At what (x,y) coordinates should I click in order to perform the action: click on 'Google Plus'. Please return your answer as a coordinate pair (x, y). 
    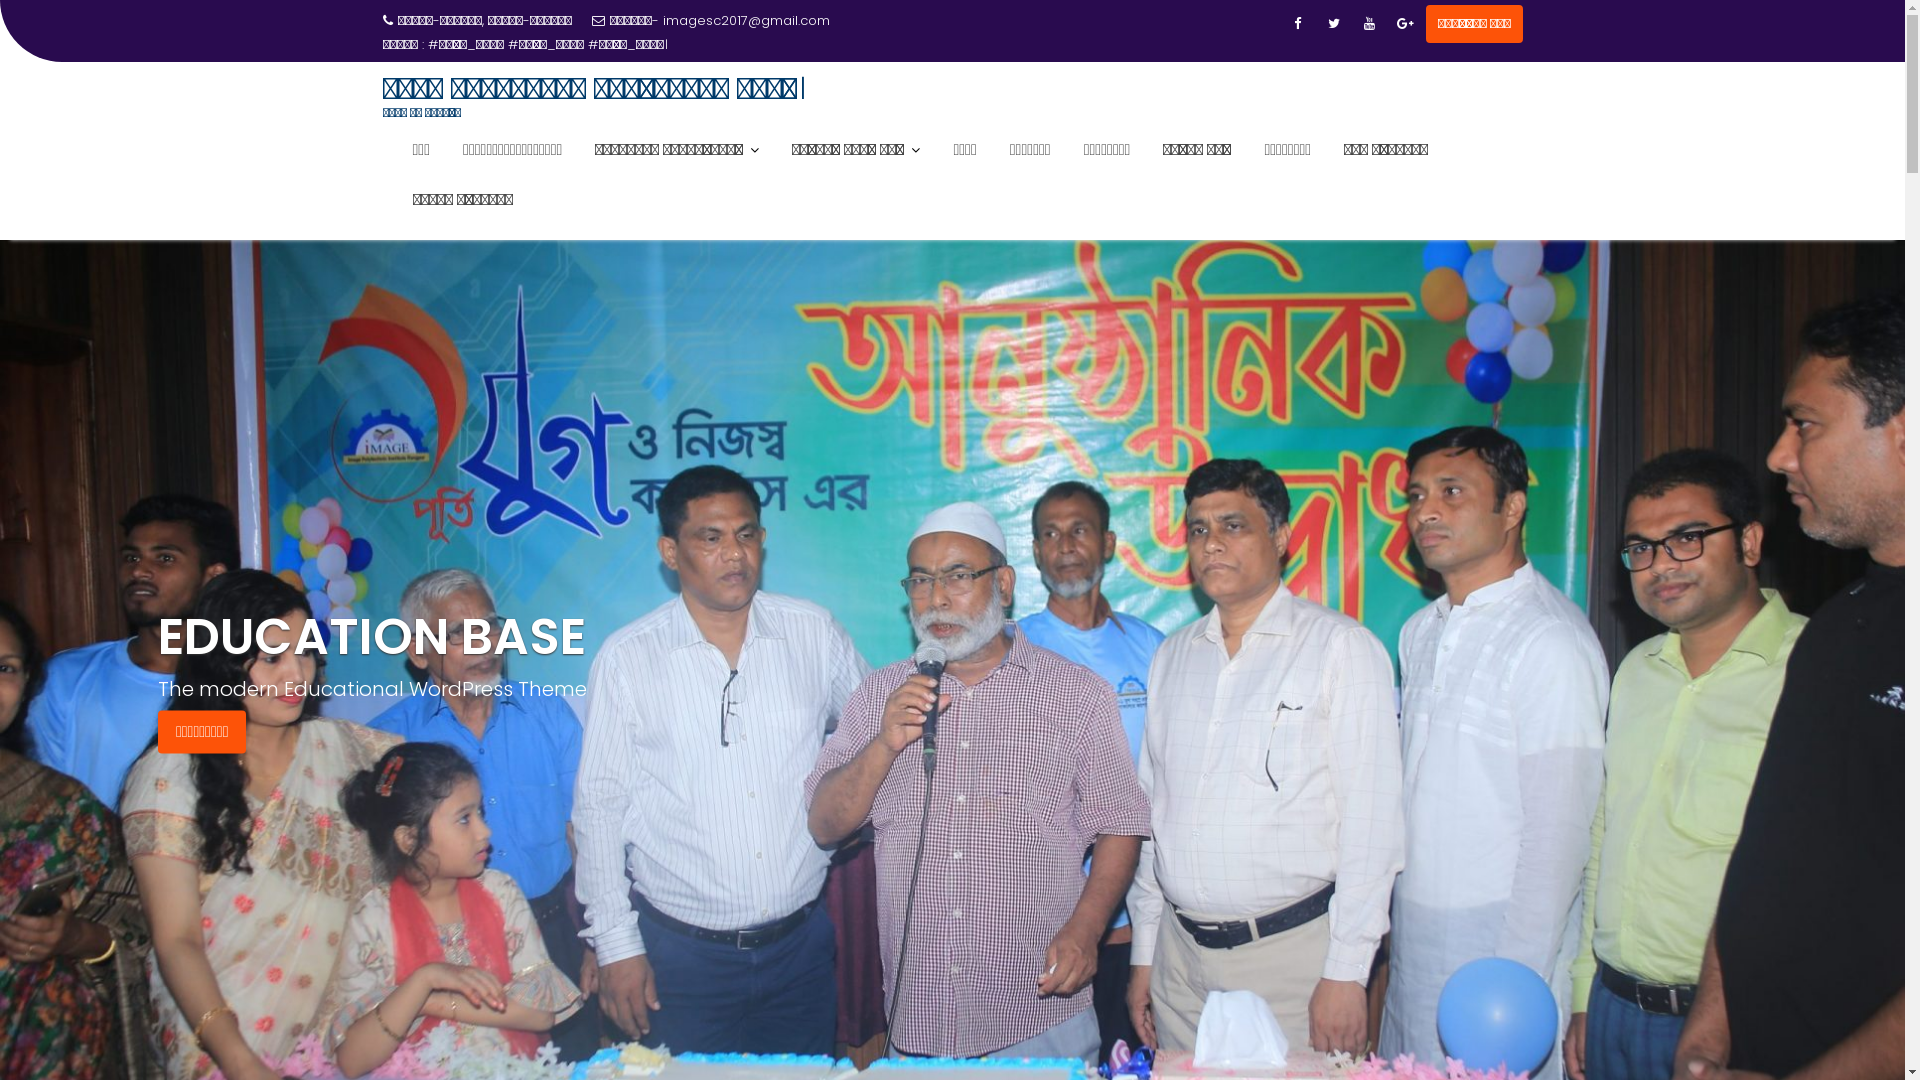
    Looking at the image, I should click on (1405, 23).